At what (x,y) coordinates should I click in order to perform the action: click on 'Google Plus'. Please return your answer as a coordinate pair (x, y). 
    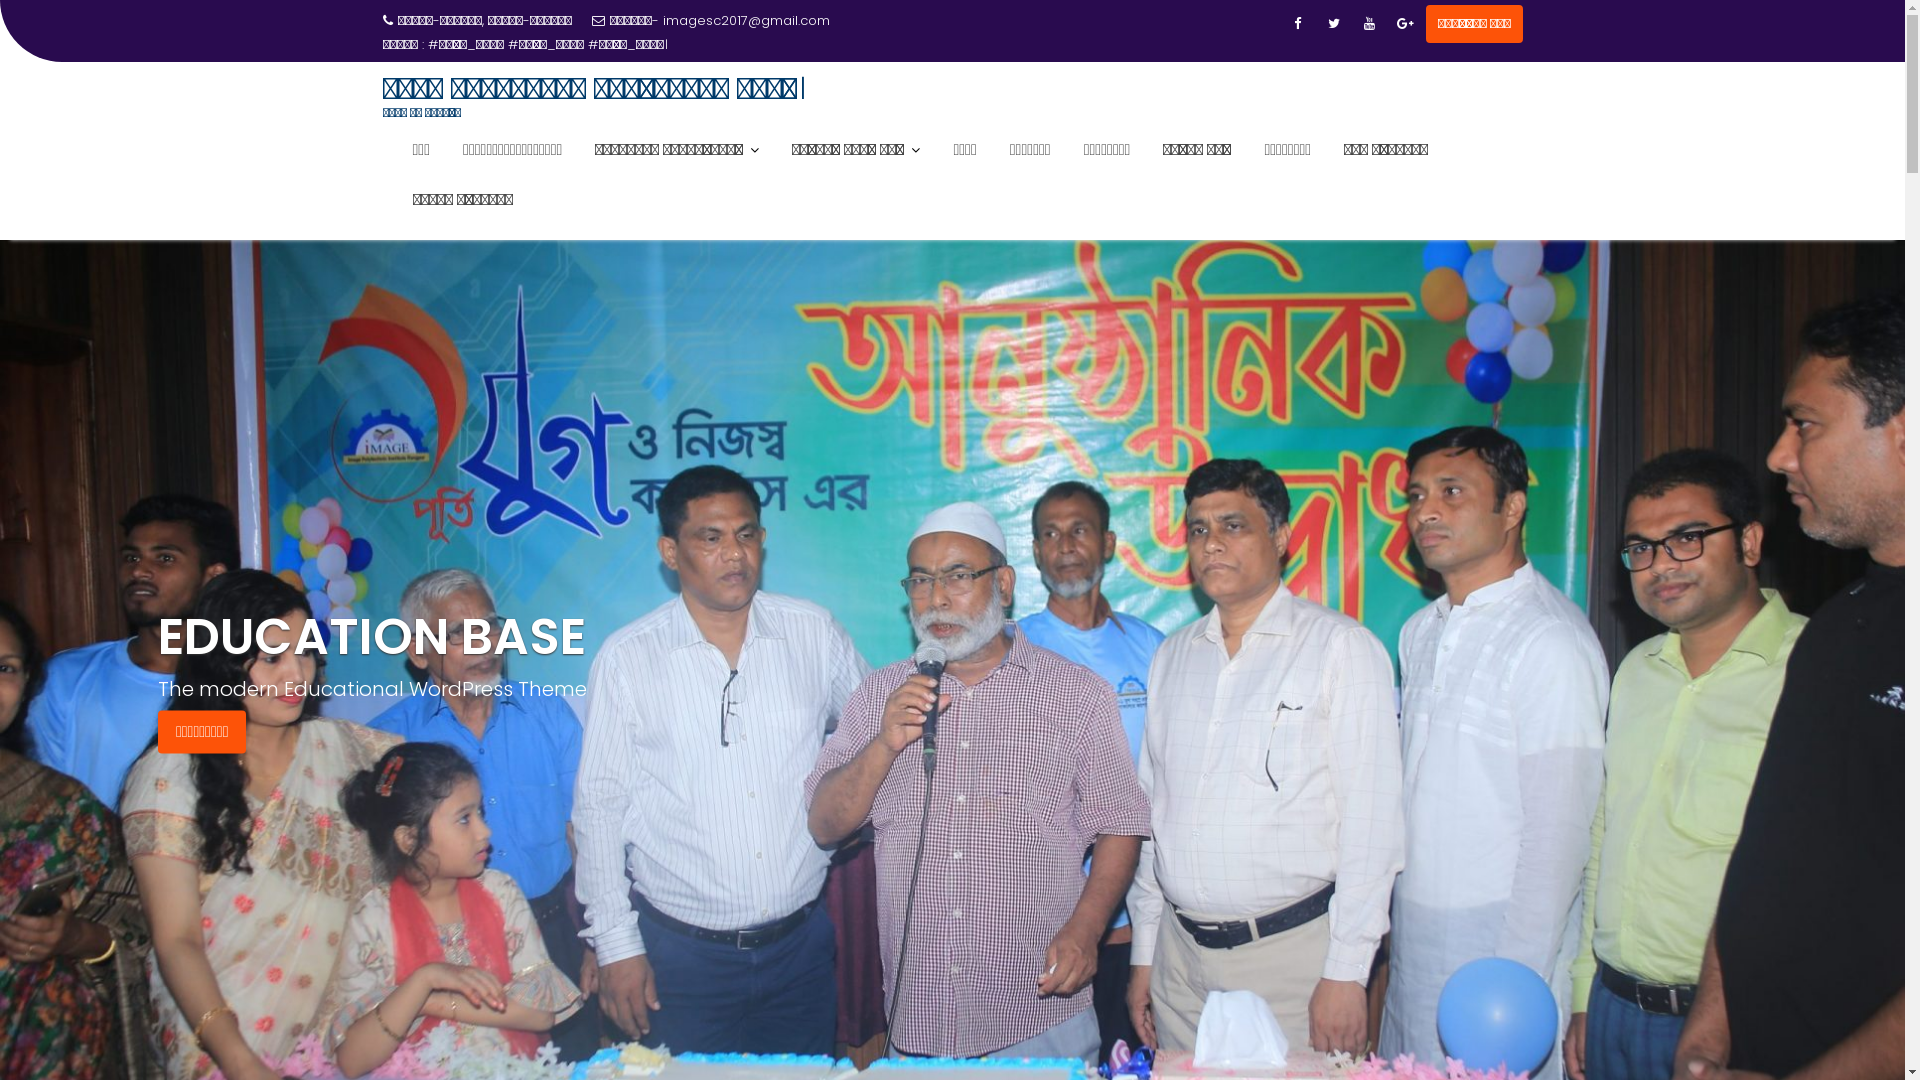
    Looking at the image, I should click on (1405, 23).